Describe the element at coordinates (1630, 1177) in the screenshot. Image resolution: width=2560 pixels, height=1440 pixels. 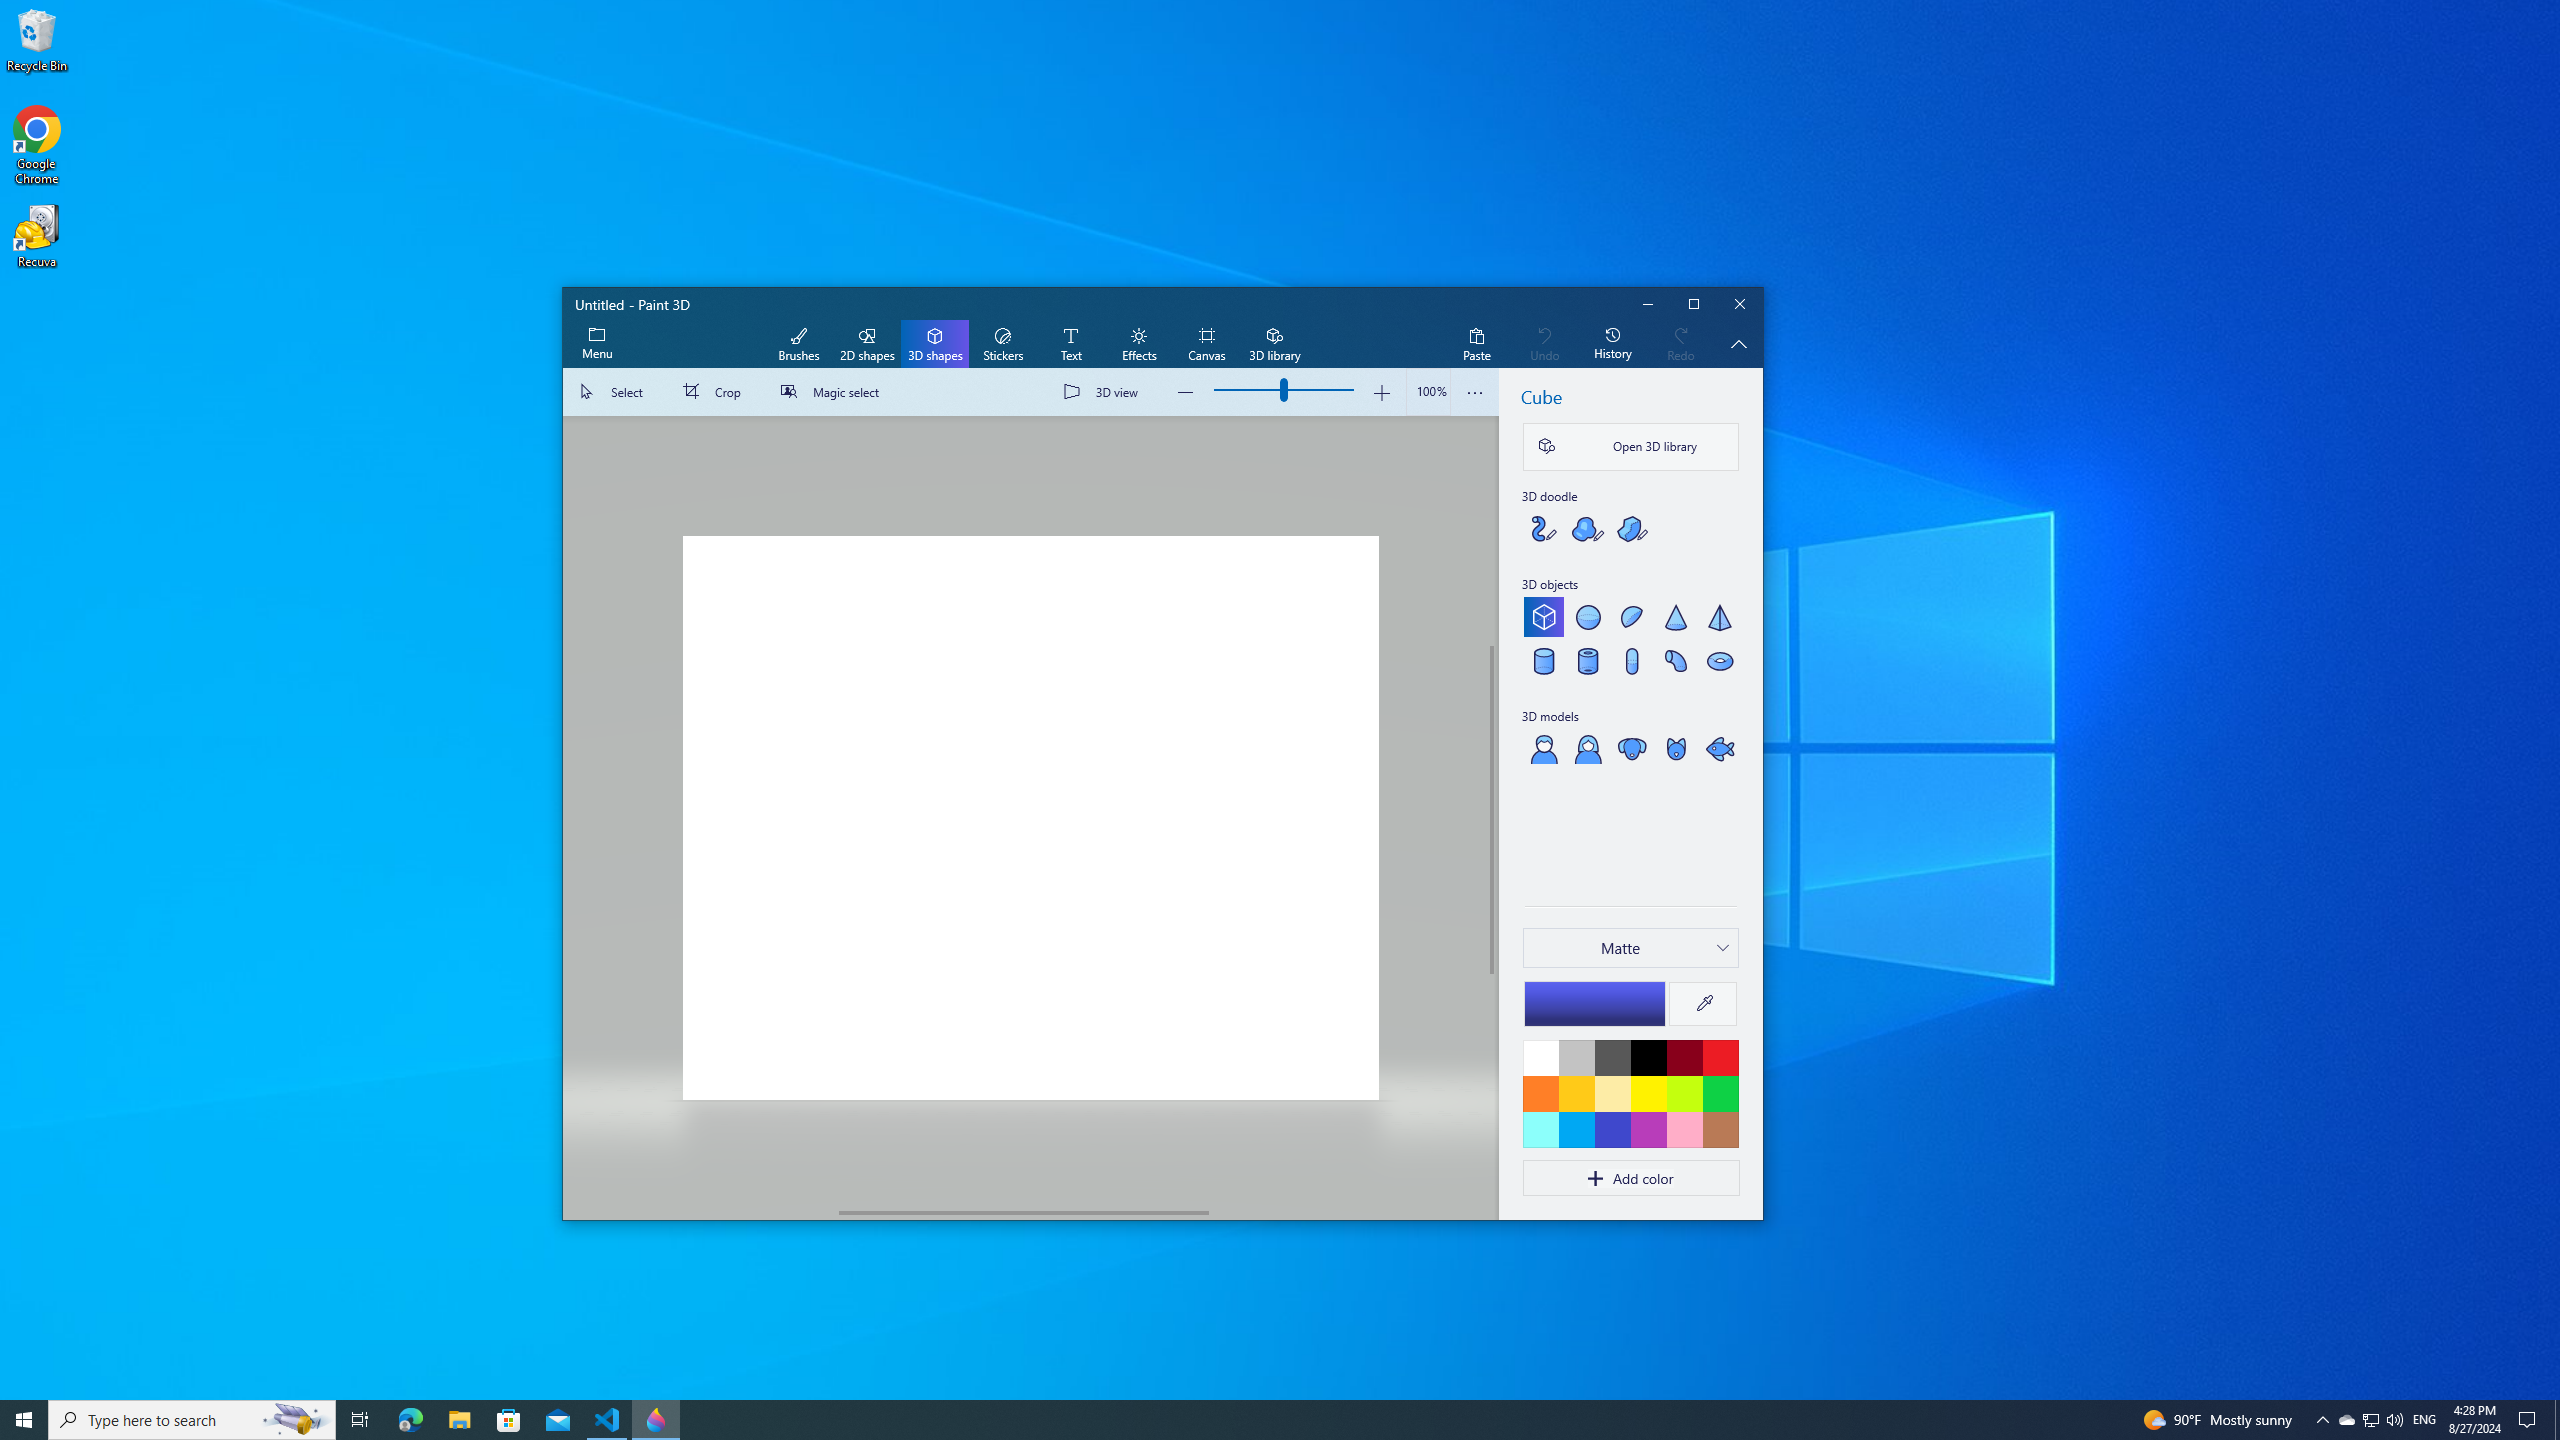
I see `'Add color'` at that location.